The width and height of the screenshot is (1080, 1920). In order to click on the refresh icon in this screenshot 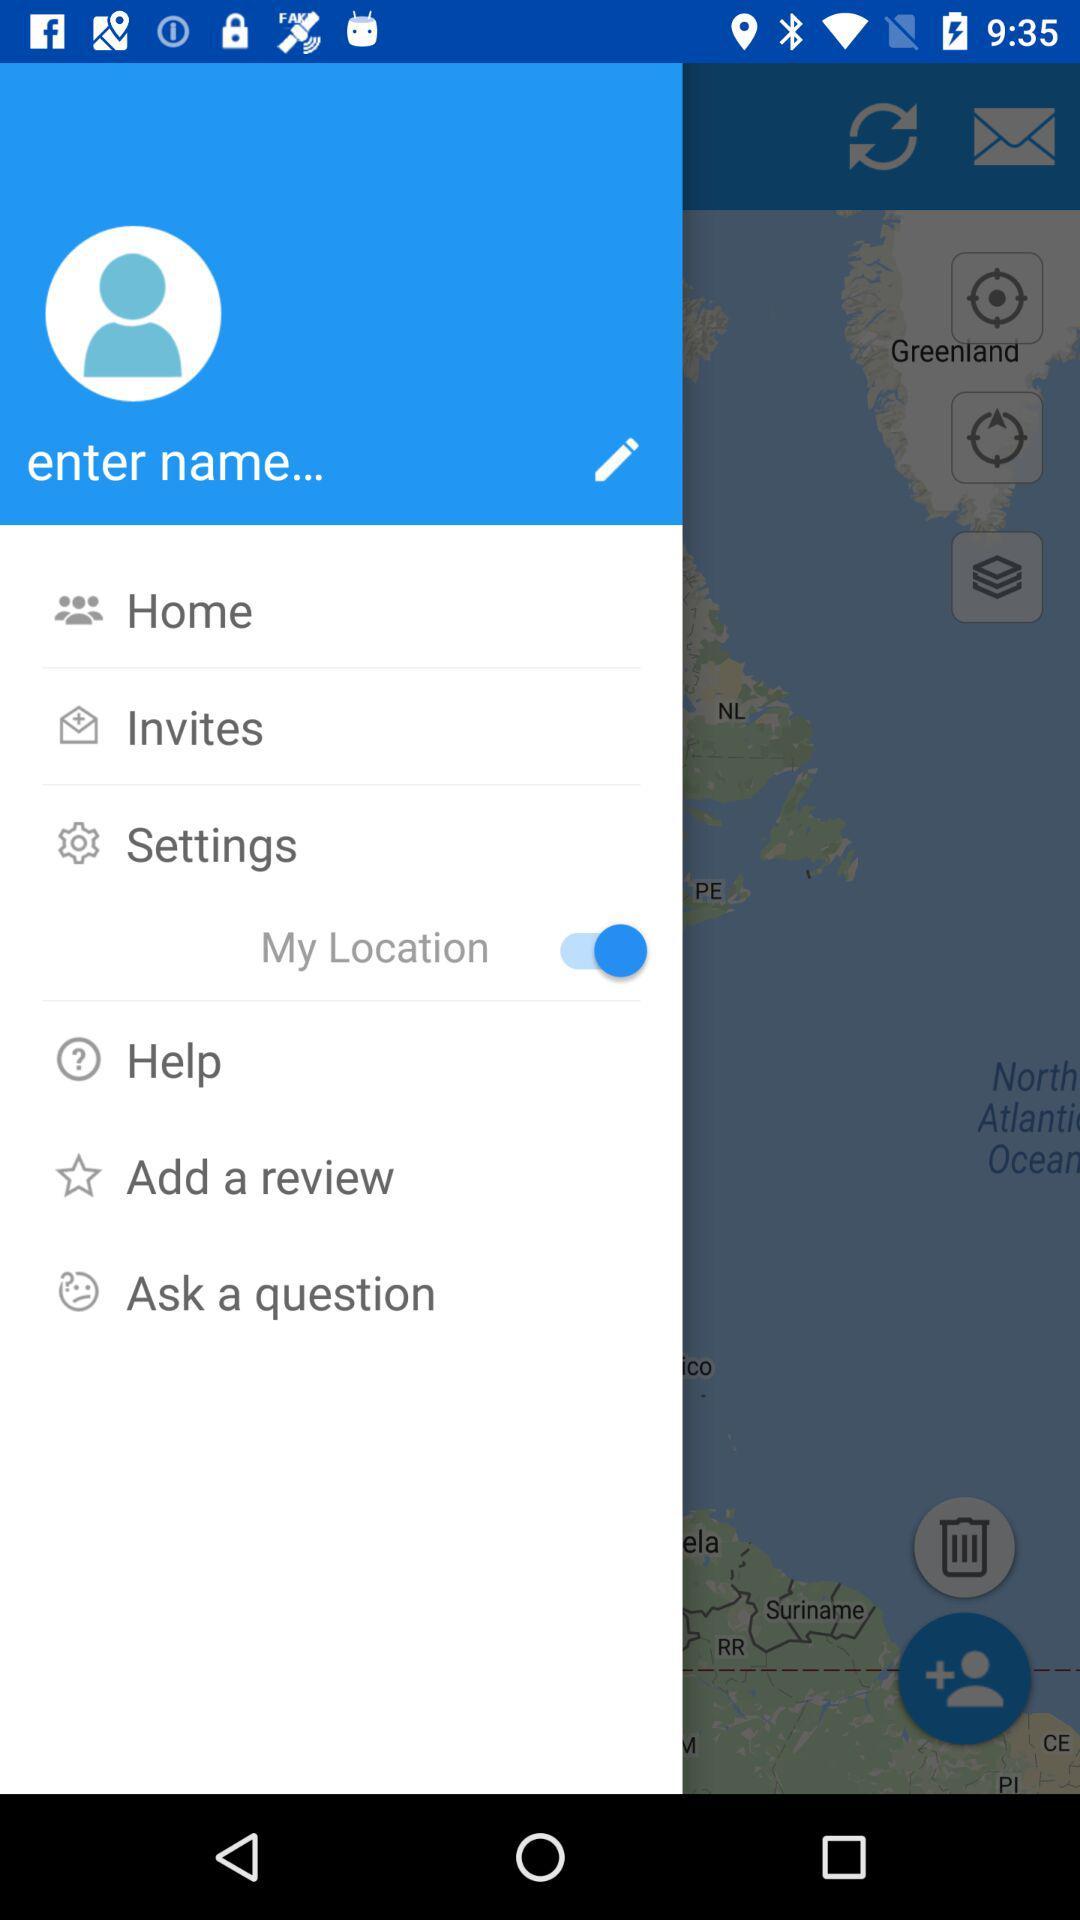, I will do `click(882, 135)`.